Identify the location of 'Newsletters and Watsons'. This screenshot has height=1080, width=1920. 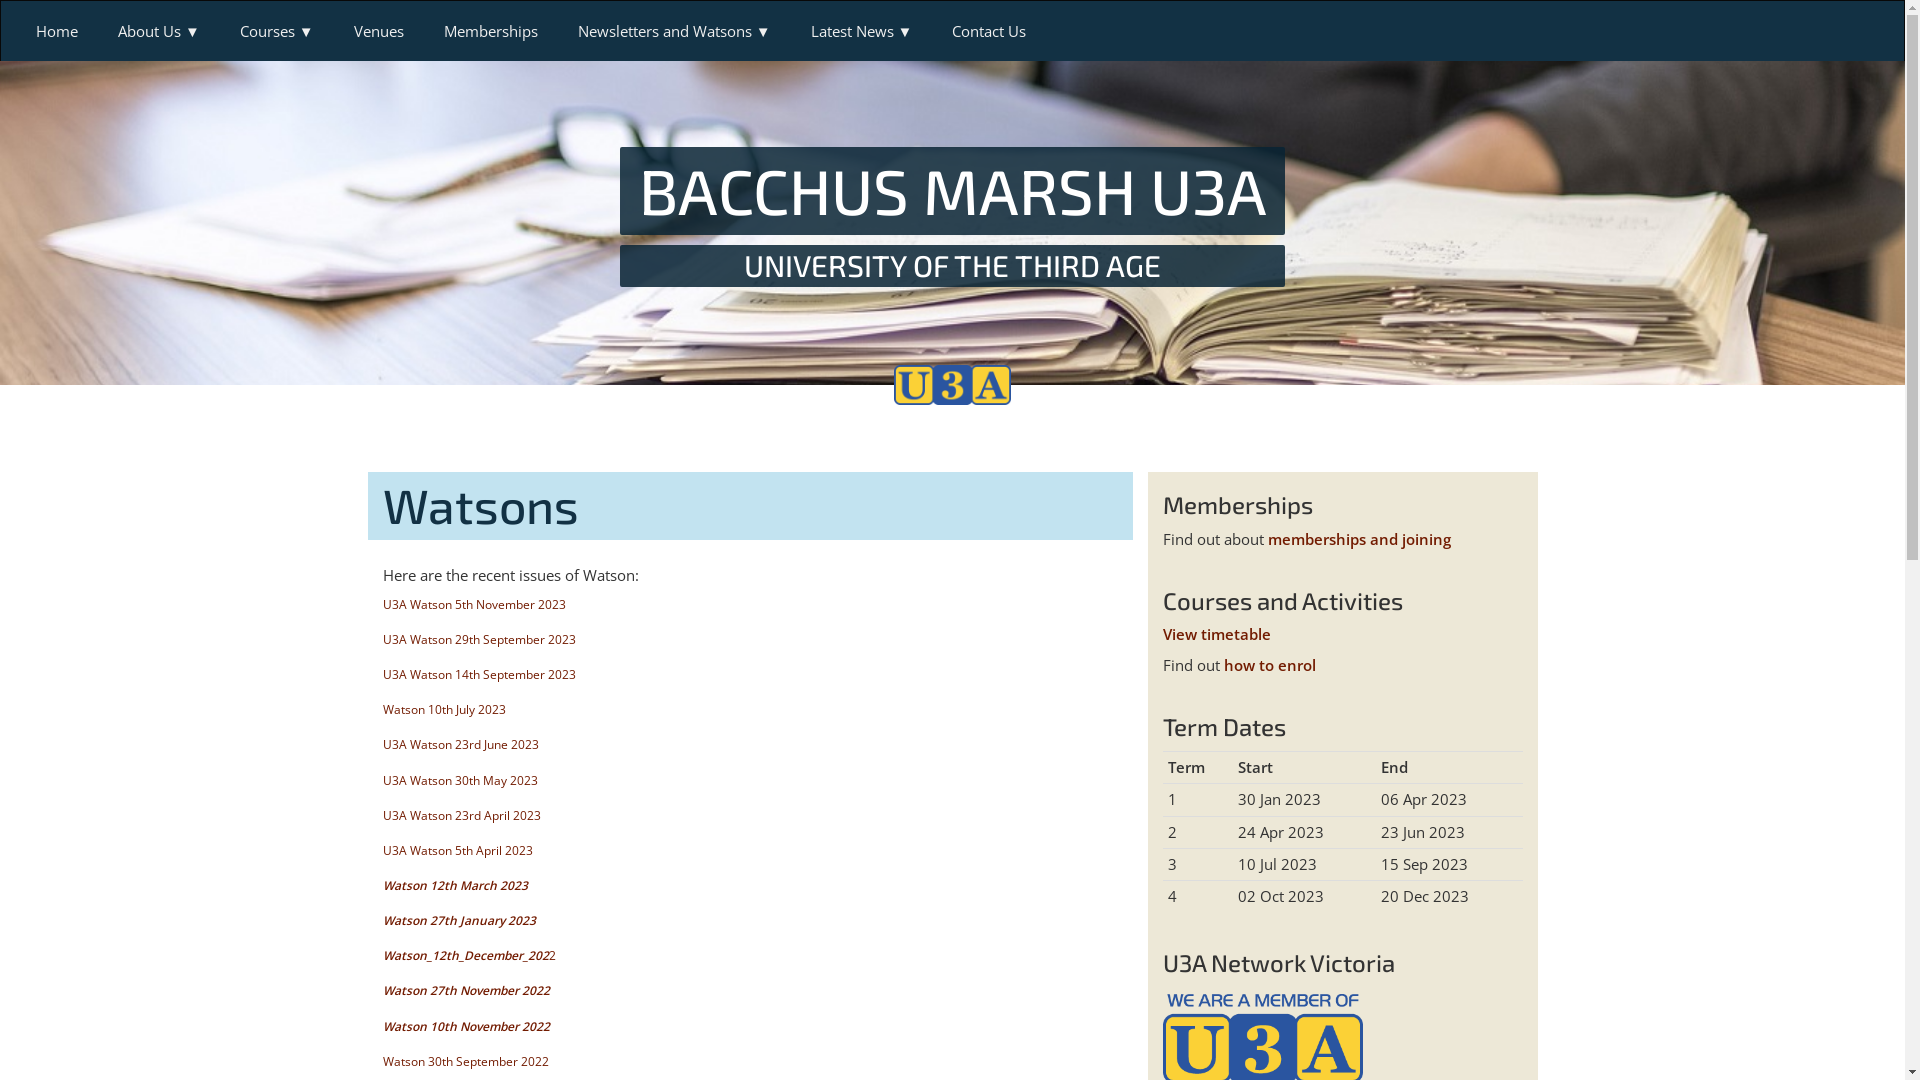
(674, 30).